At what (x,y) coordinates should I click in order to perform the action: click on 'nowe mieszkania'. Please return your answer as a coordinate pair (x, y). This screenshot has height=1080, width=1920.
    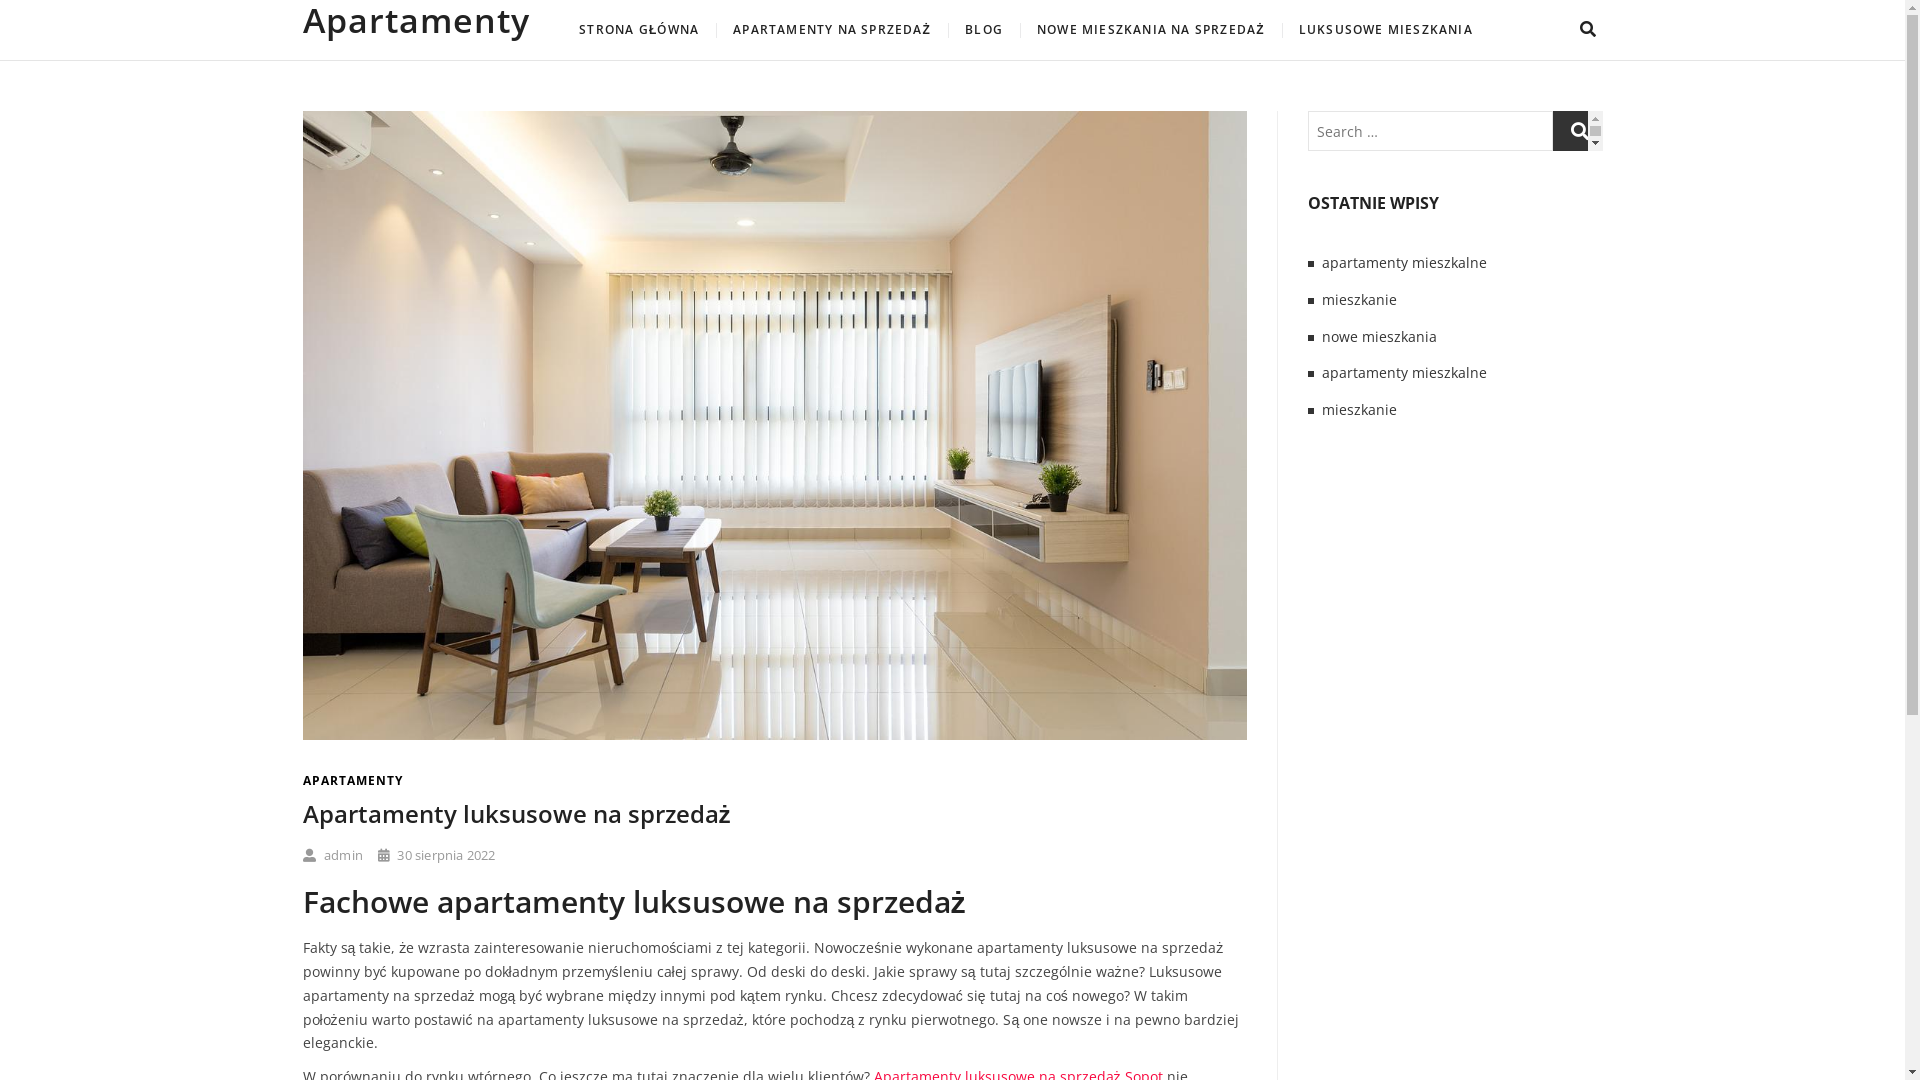
    Looking at the image, I should click on (1378, 335).